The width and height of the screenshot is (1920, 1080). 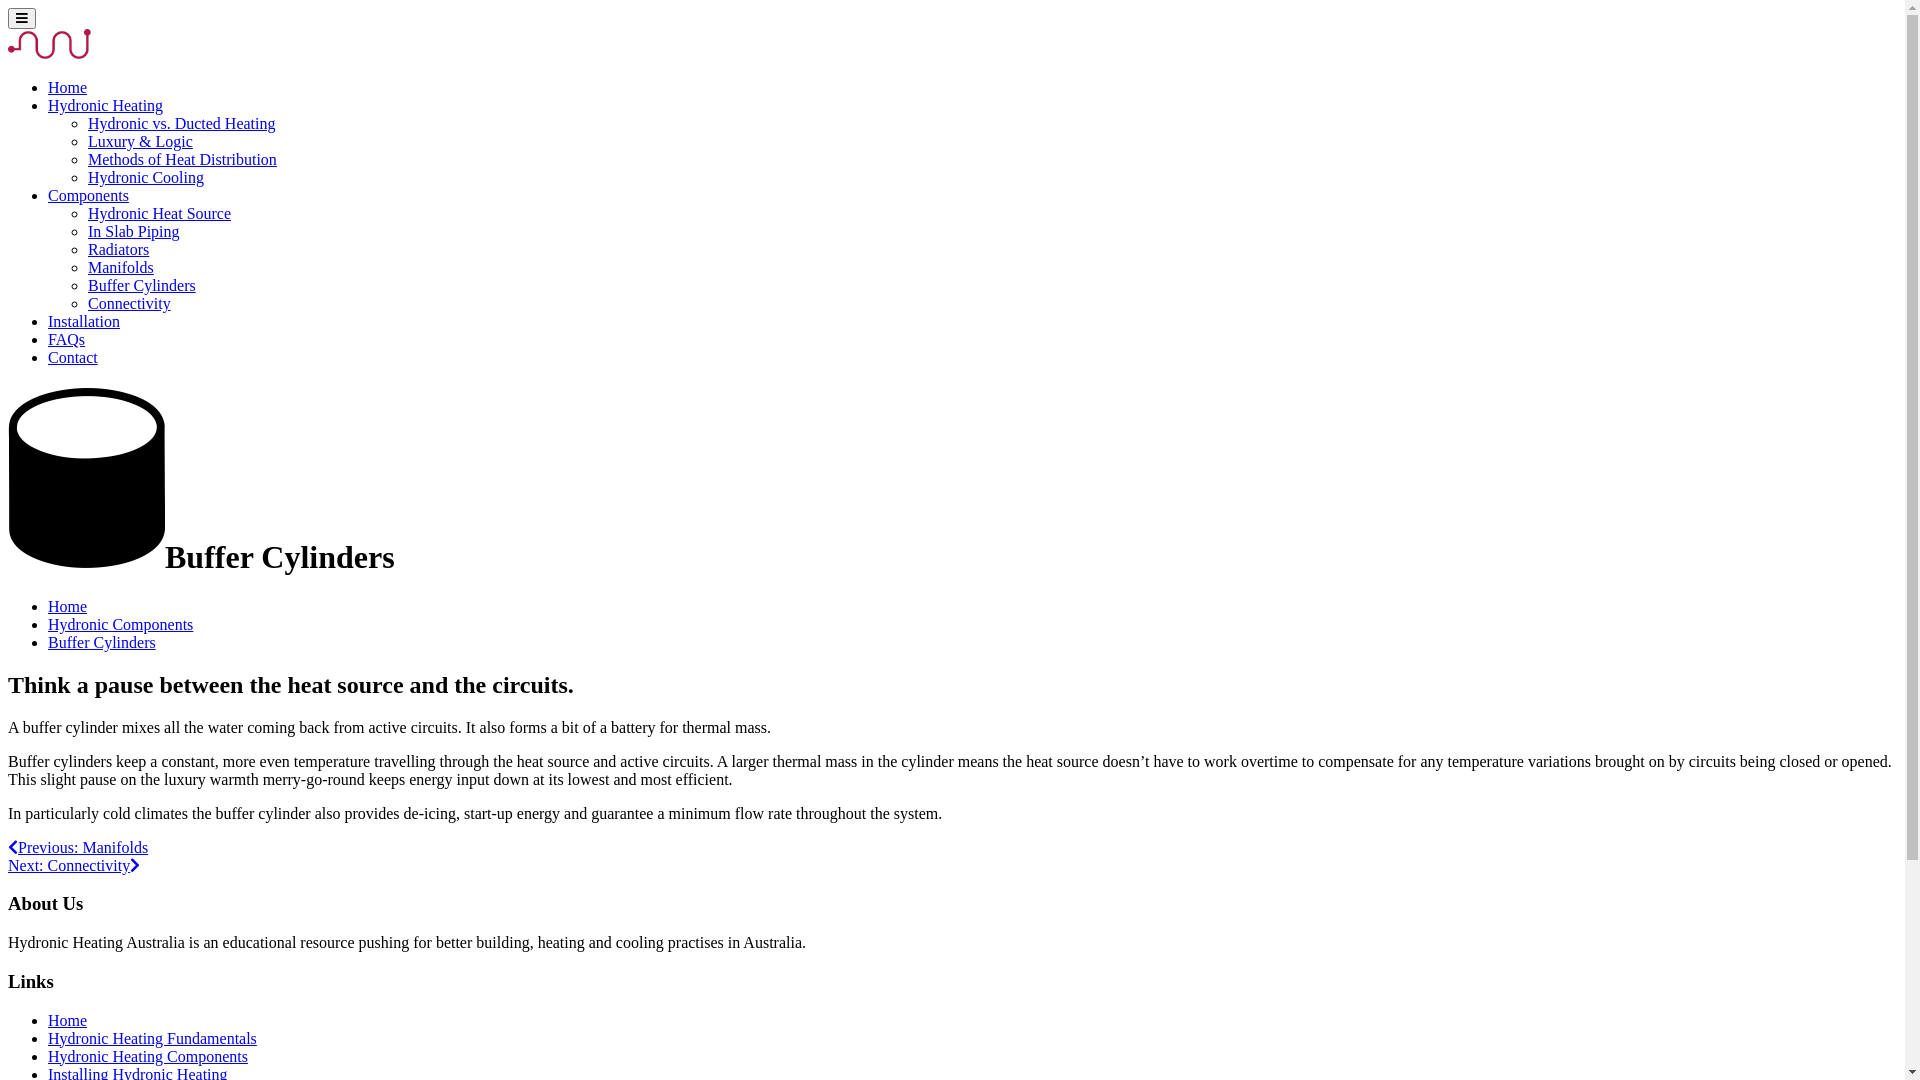 What do you see at coordinates (82, 320) in the screenshot?
I see `'Installation'` at bounding box center [82, 320].